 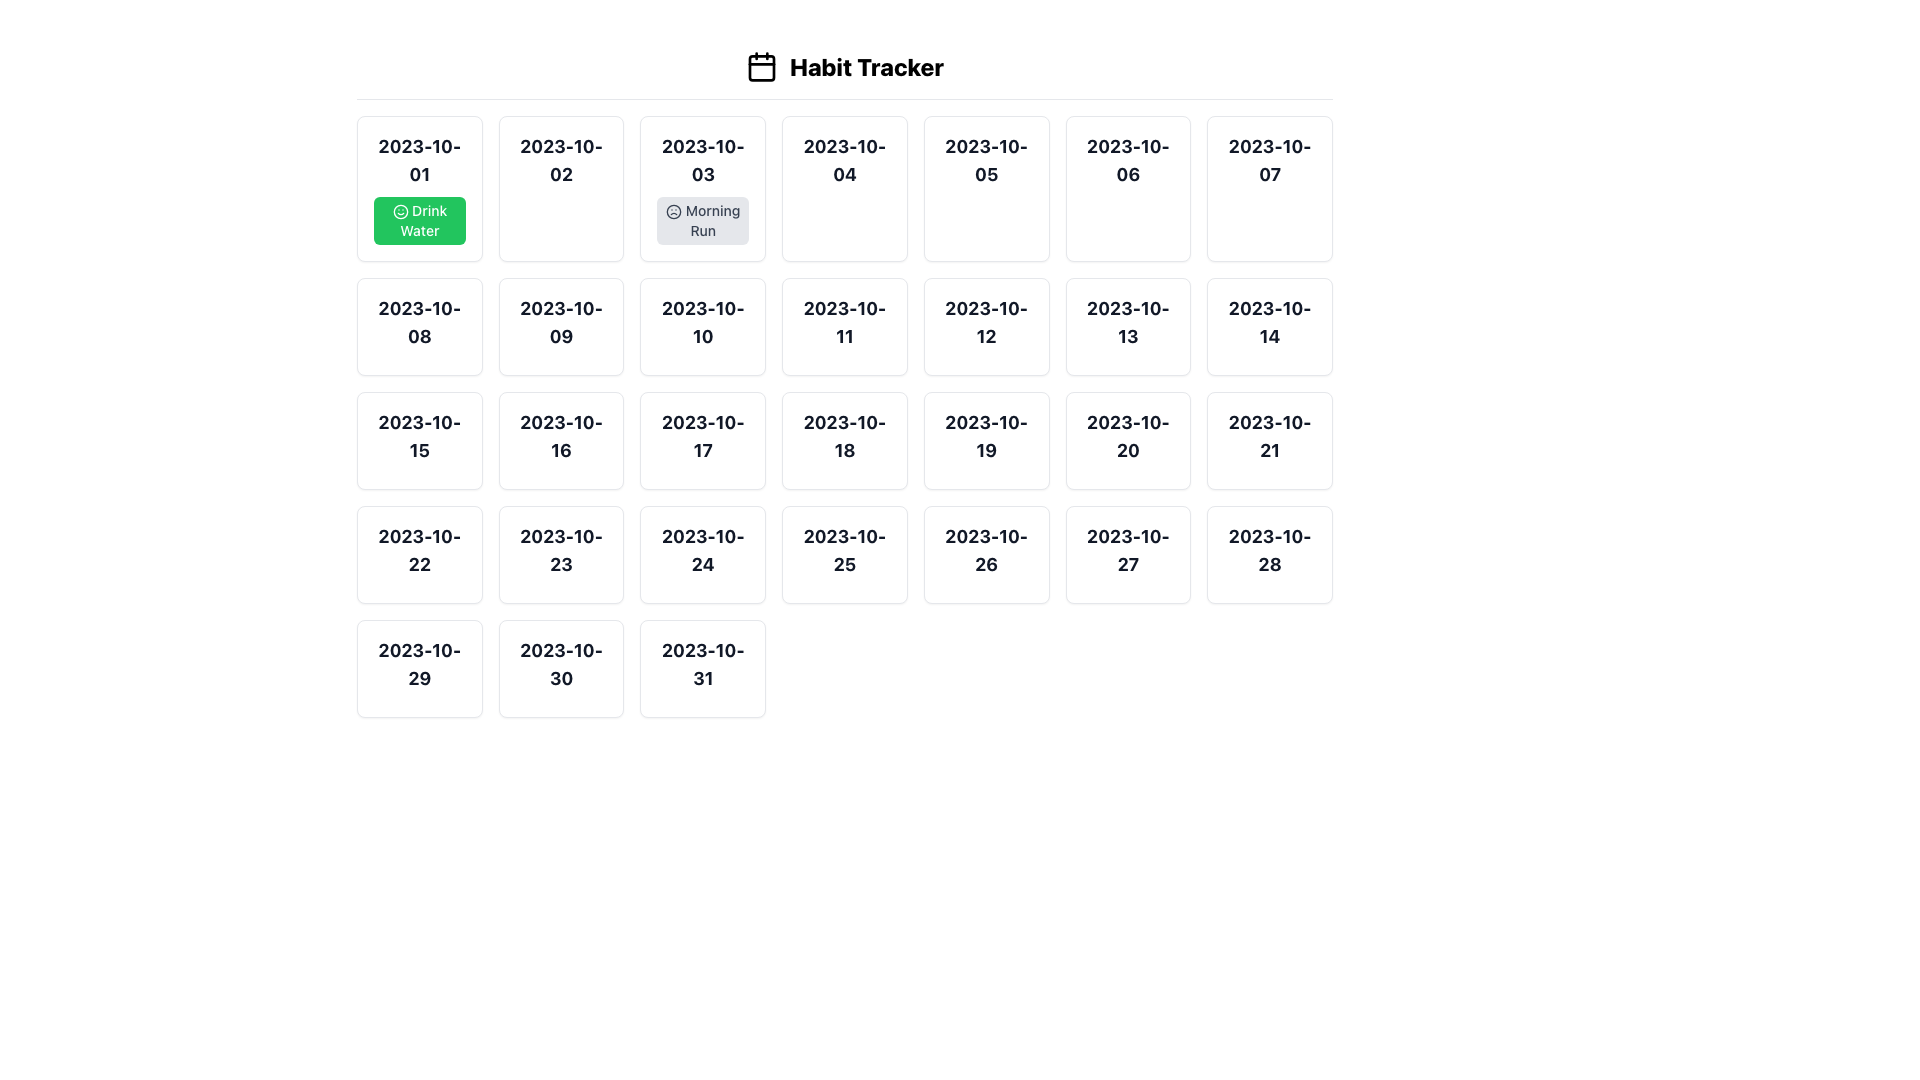 I want to click on the date box displaying '2023-10-13', so click(x=1128, y=326).